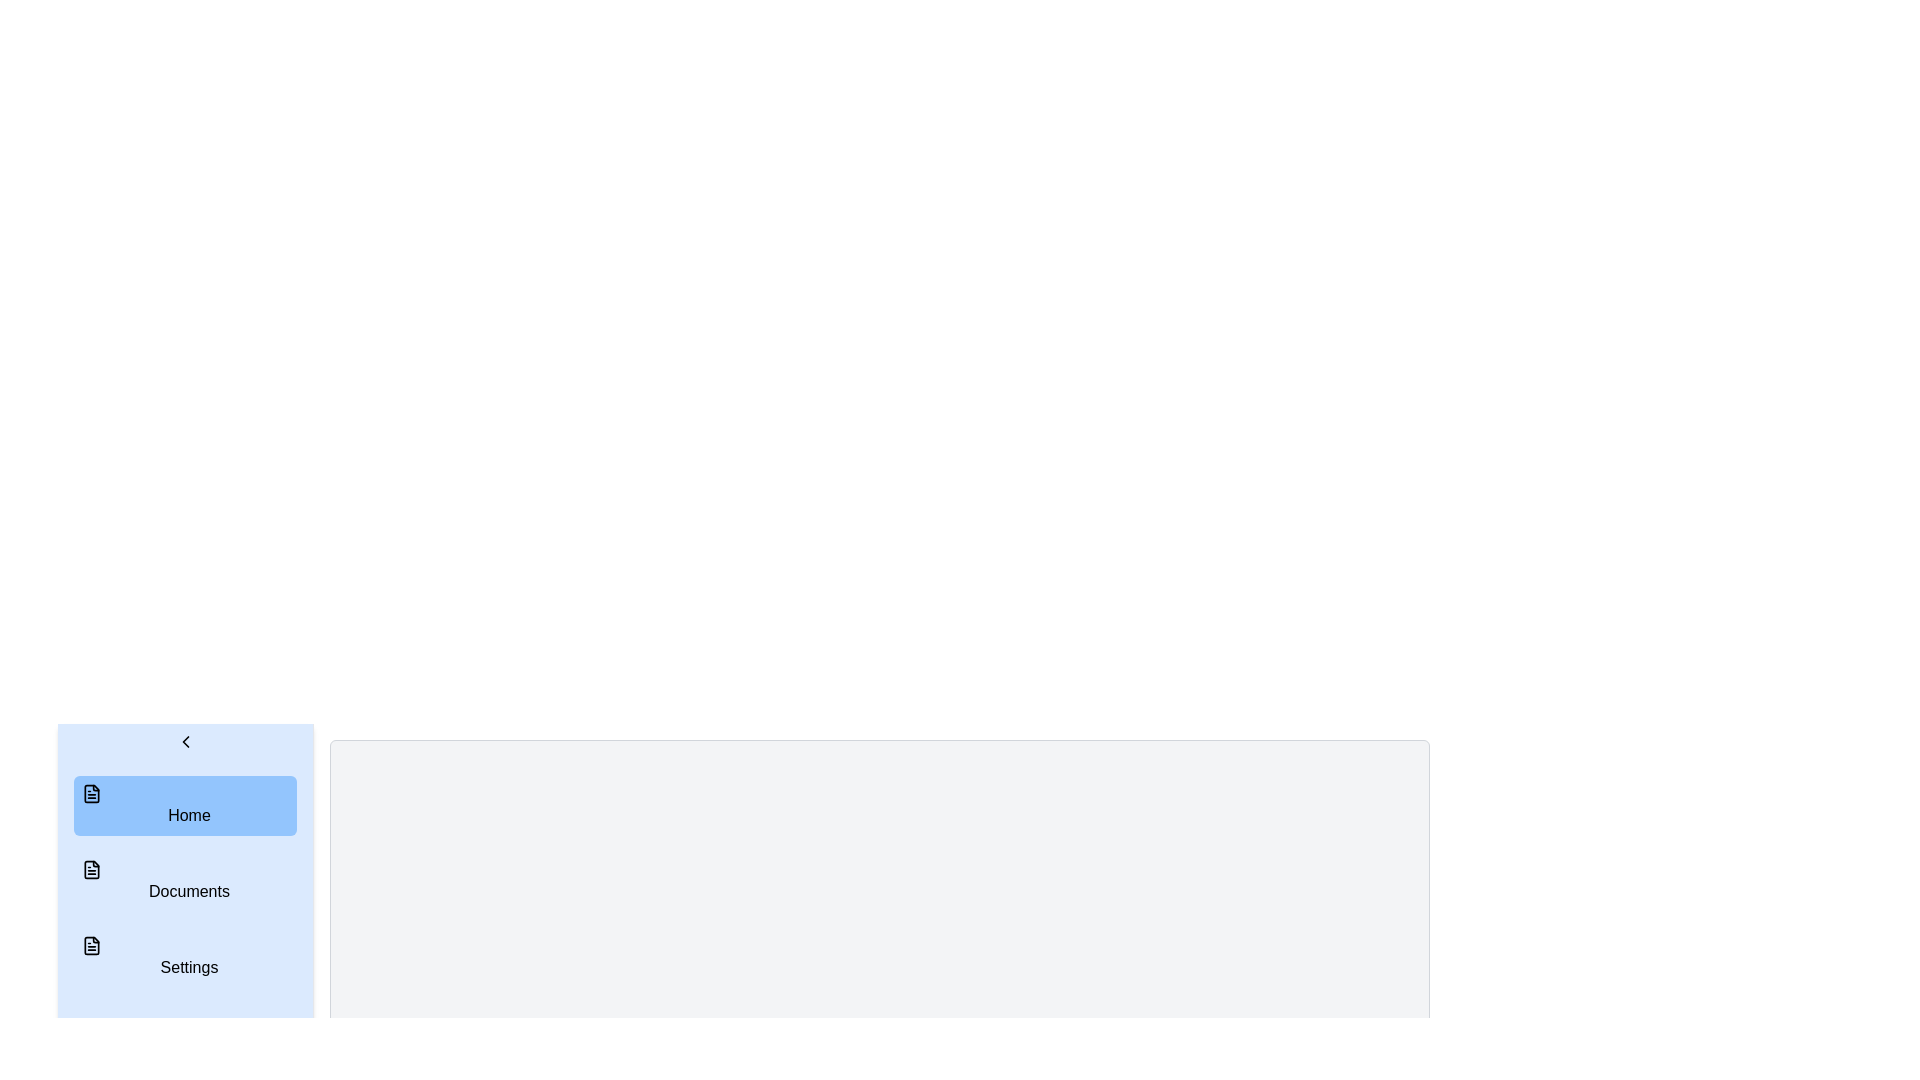 This screenshot has width=1920, height=1080. I want to click on the left-pointing chevron icon in the top-left corner of the vertical menu panel, so click(185, 741).